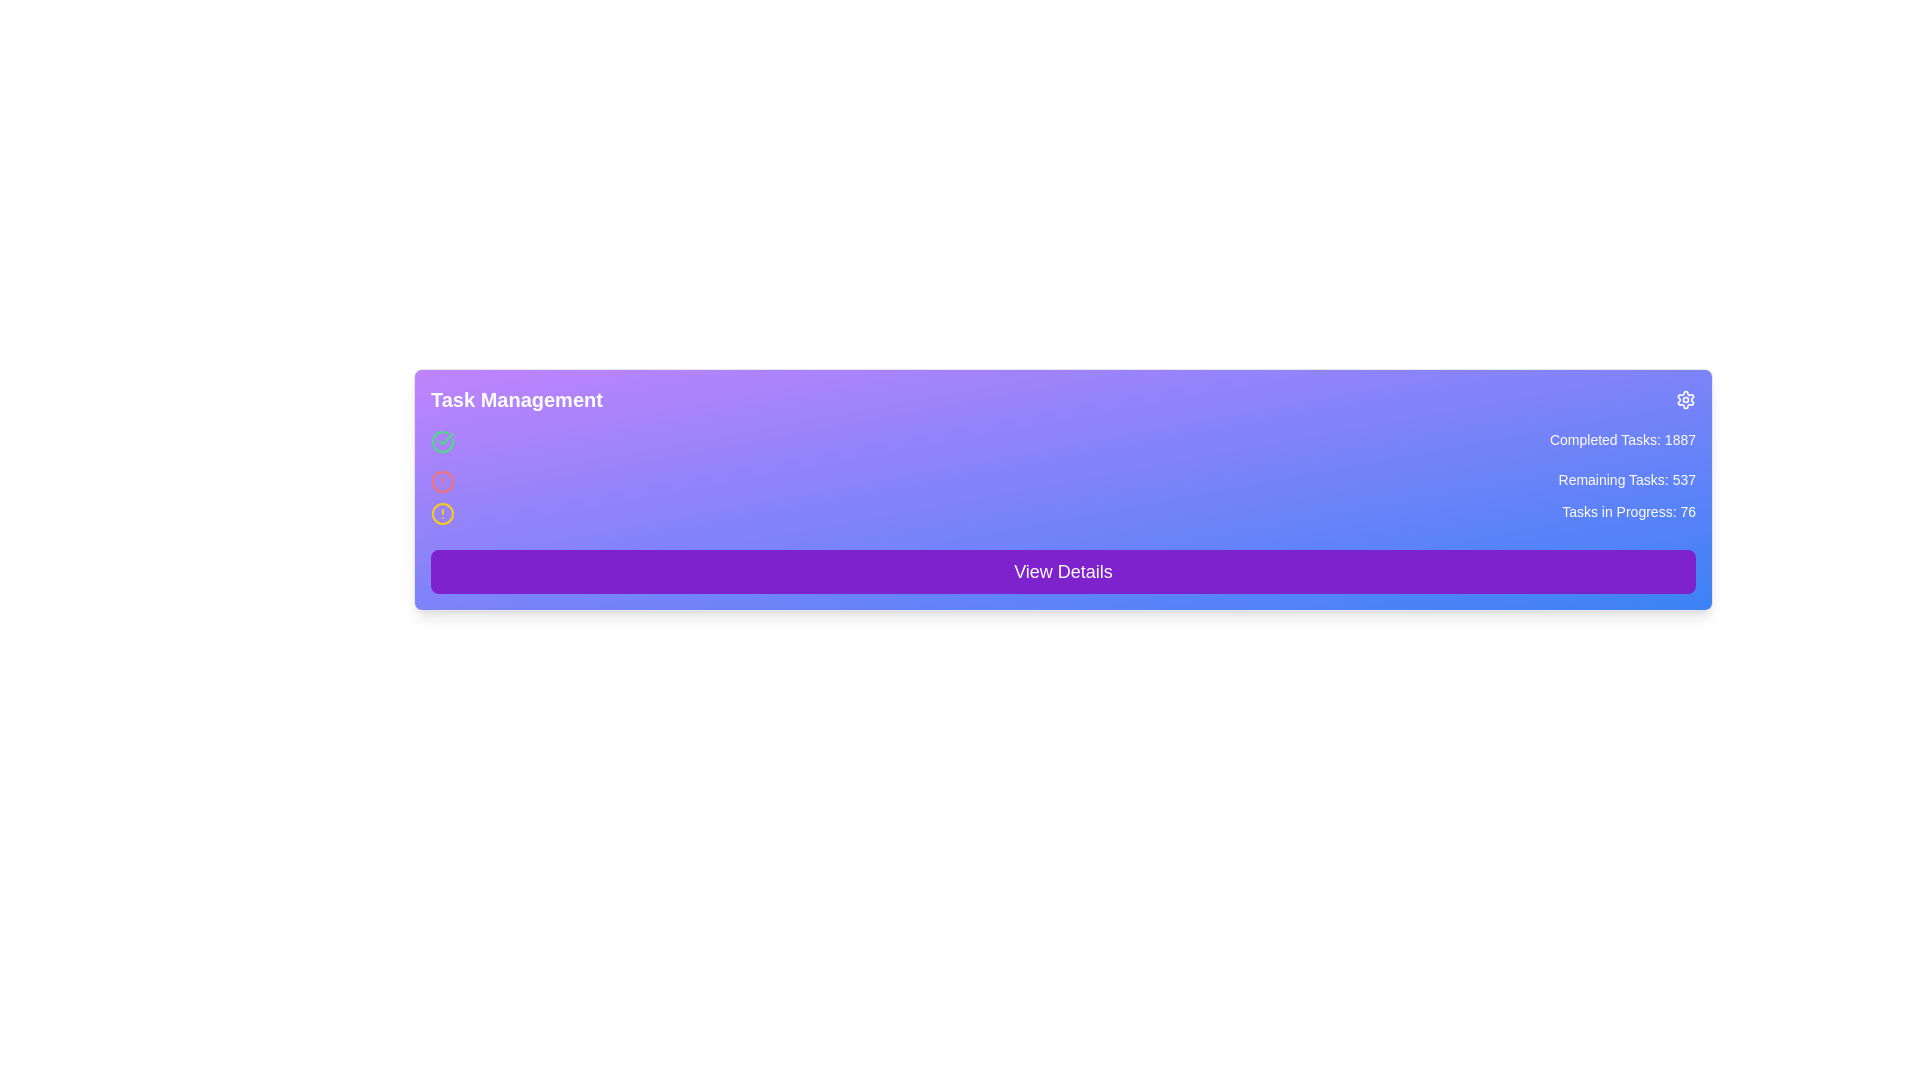 Image resolution: width=1920 pixels, height=1080 pixels. Describe the element at coordinates (441, 441) in the screenshot. I see `the Decorative icon (SVG element) that signifies a status or completion state, located in the 'Task Management' section` at that location.